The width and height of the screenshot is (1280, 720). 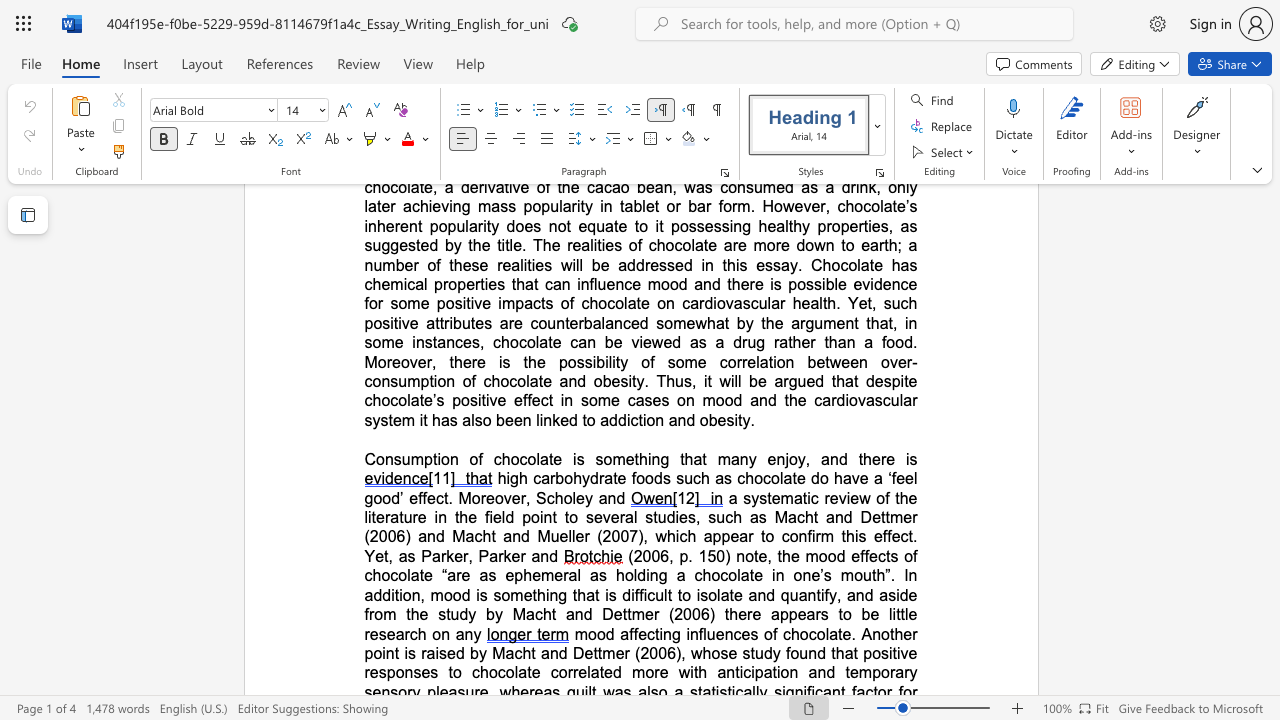 I want to click on the subset text "nsumption of chocolate is so" within the text "Consumption of chocolate is something that many enjoy, and there is", so click(x=384, y=459).